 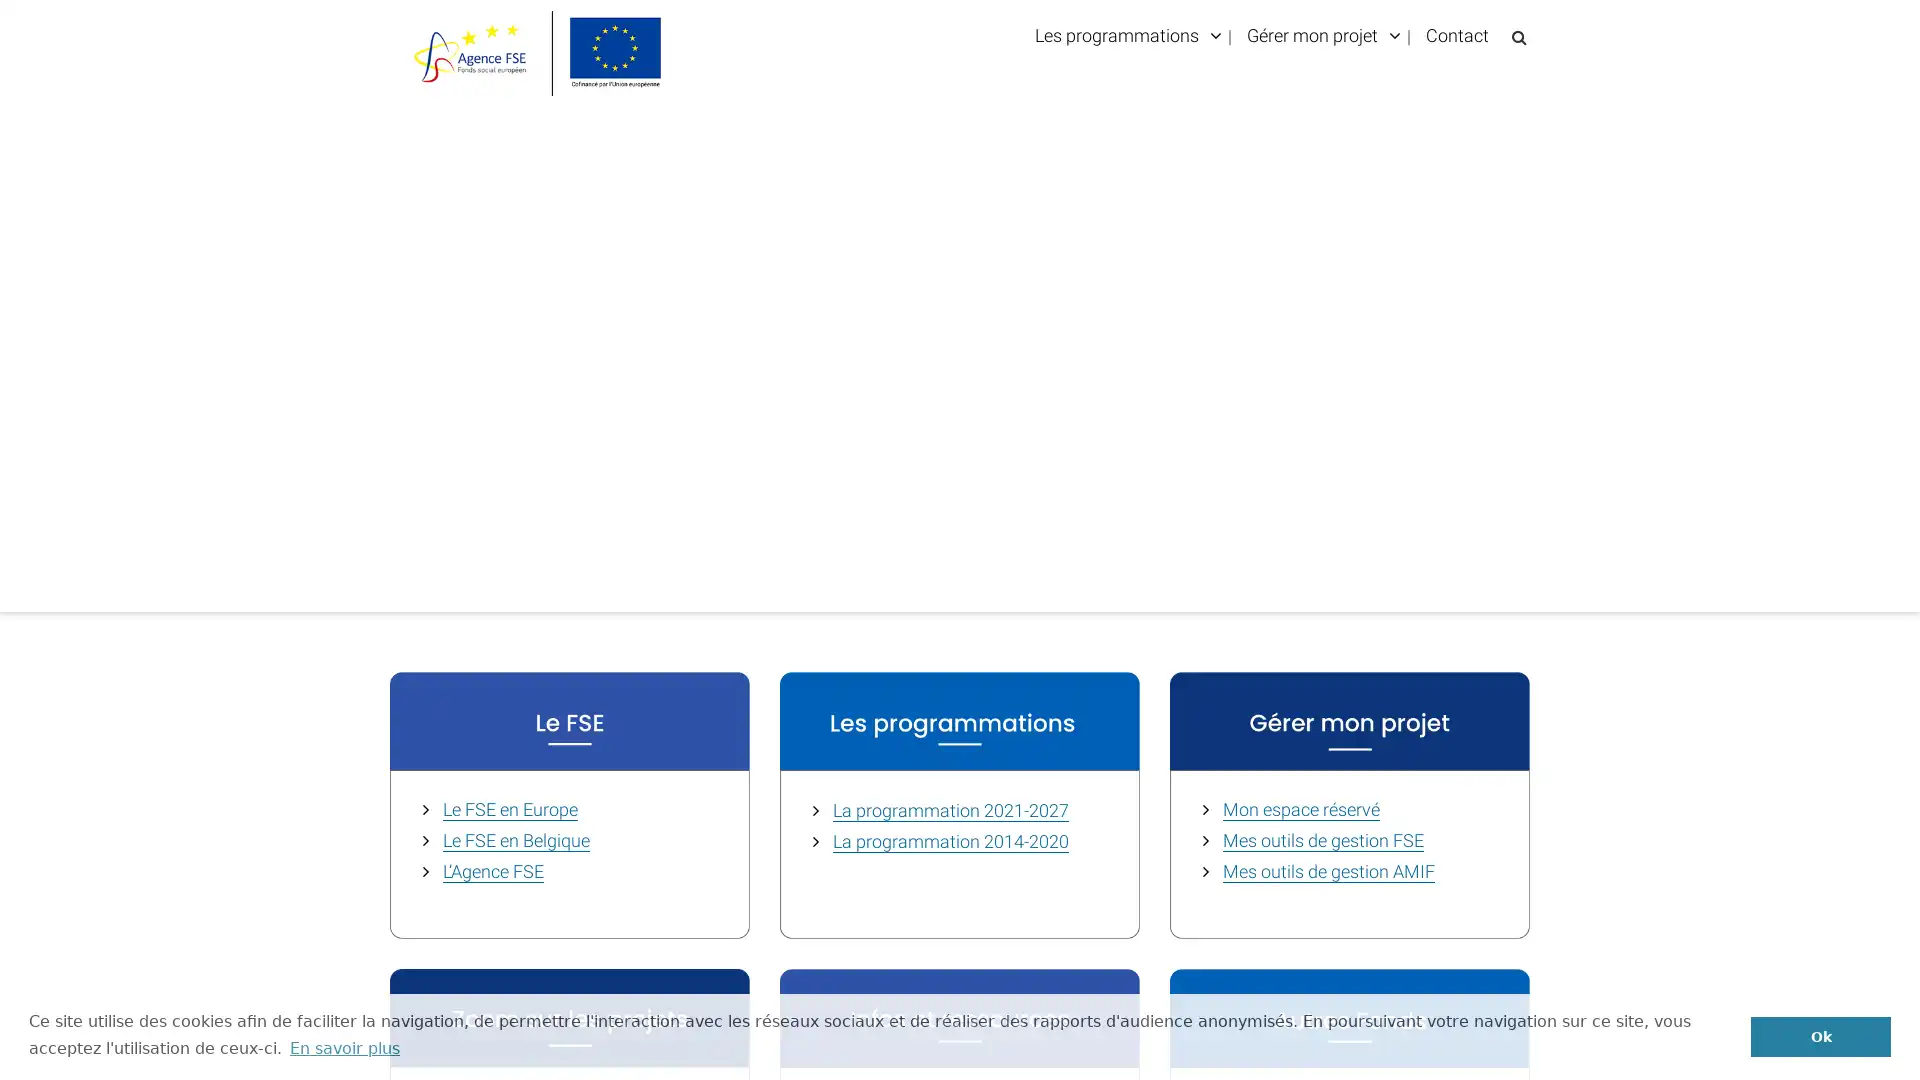 I want to click on learn more about cookies, so click(x=344, y=1047).